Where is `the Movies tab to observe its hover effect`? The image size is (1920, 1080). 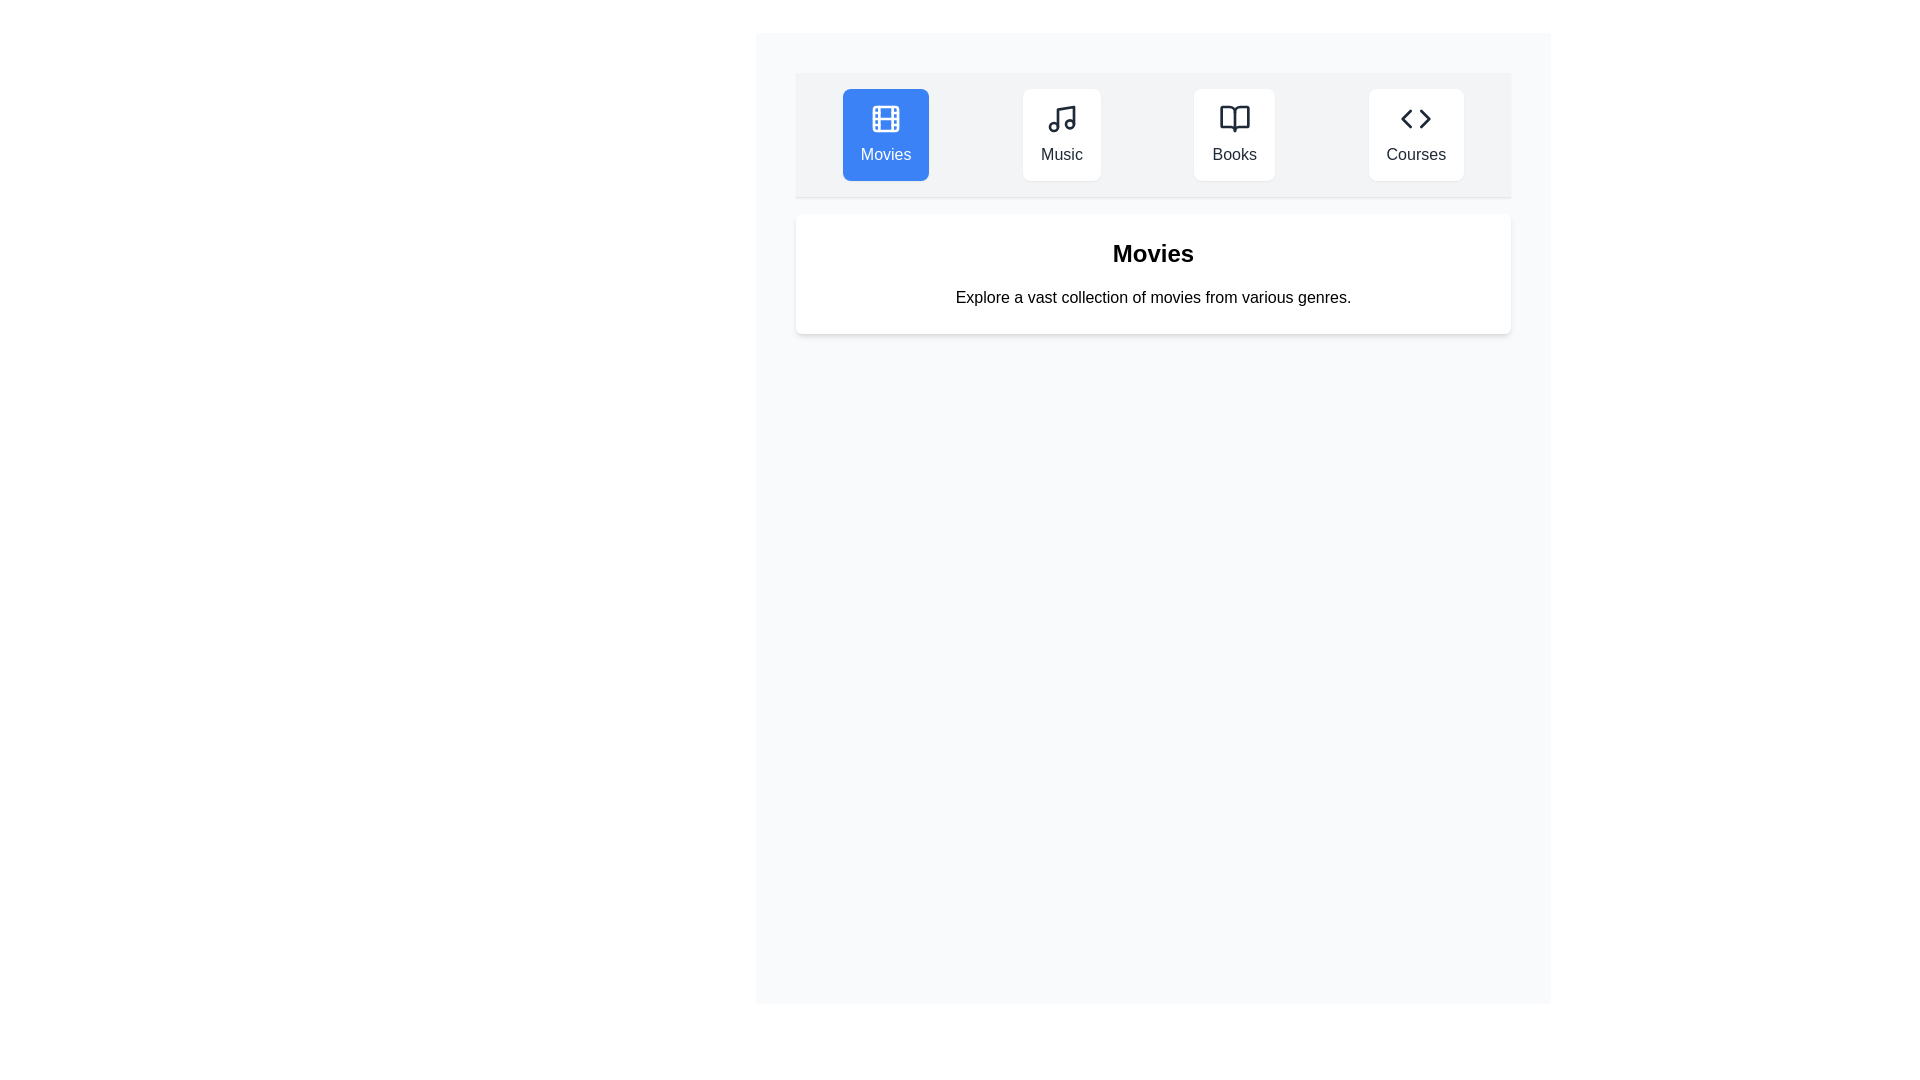
the Movies tab to observe its hover effect is located at coordinates (885, 135).